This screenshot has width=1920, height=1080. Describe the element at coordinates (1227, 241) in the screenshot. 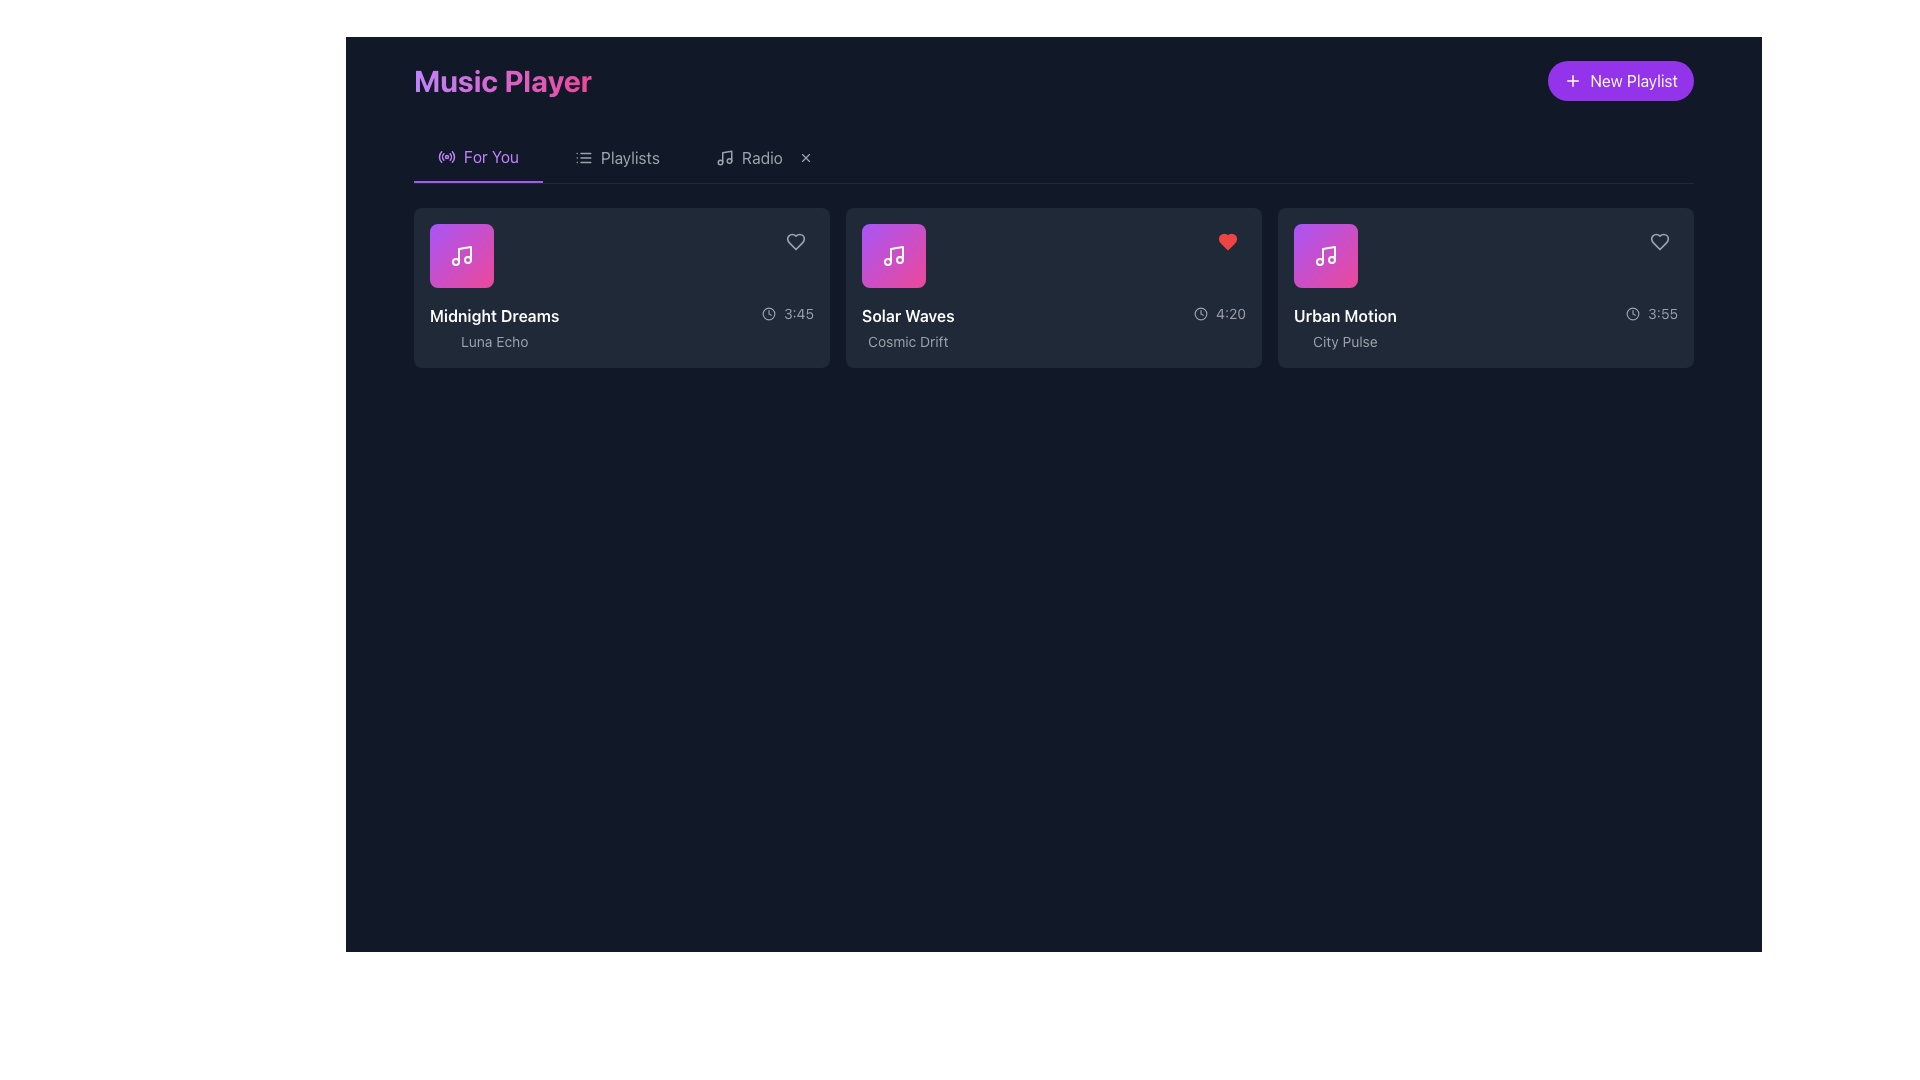

I see `the favorite button located in the top-right section of the card for the 'Solar Waves' track to mark it as a favorite` at that location.